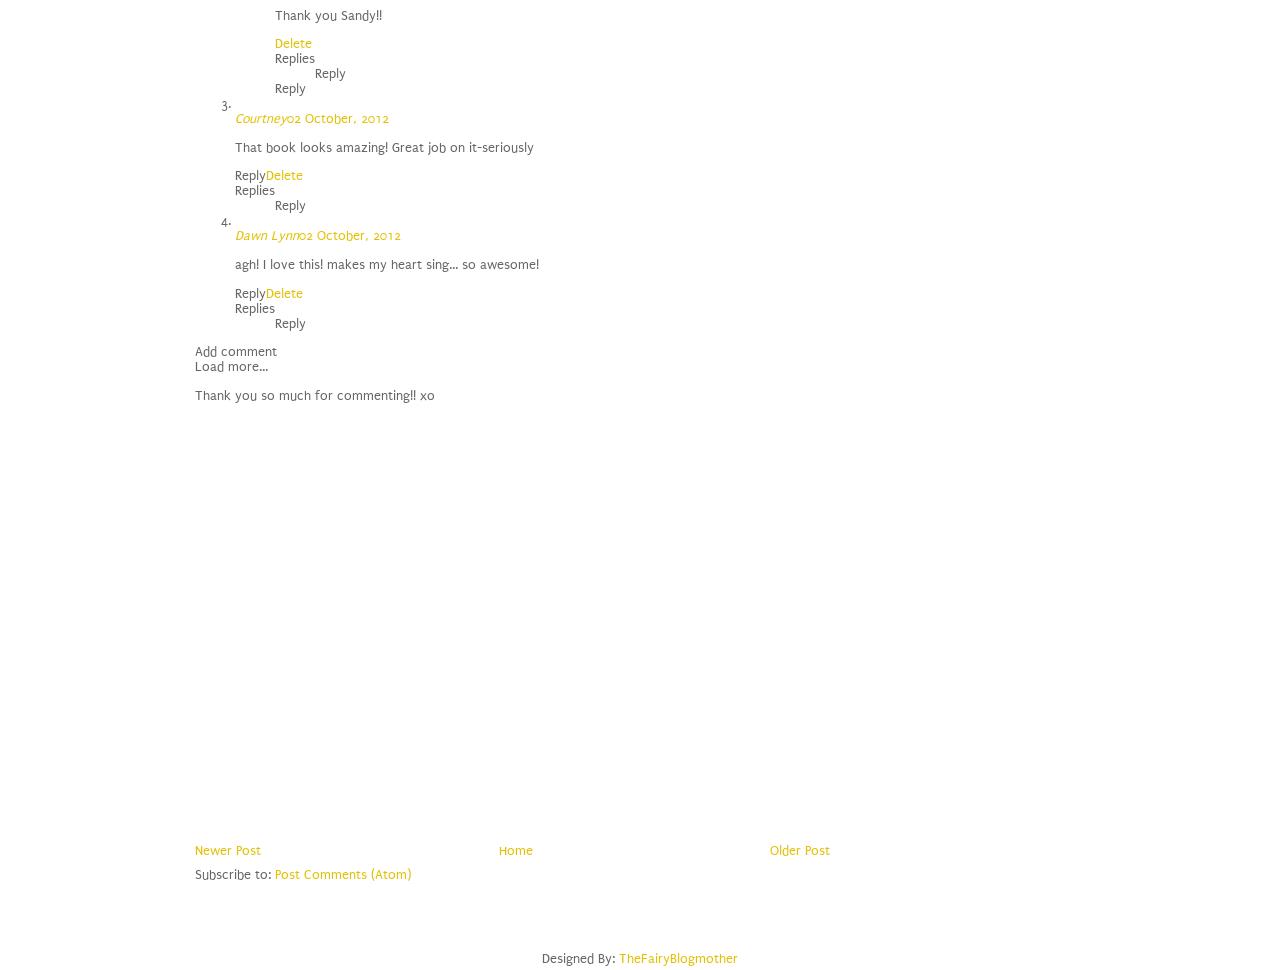 The image size is (1280, 970). Describe the element at coordinates (194, 350) in the screenshot. I see `'Add comment'` at that location.